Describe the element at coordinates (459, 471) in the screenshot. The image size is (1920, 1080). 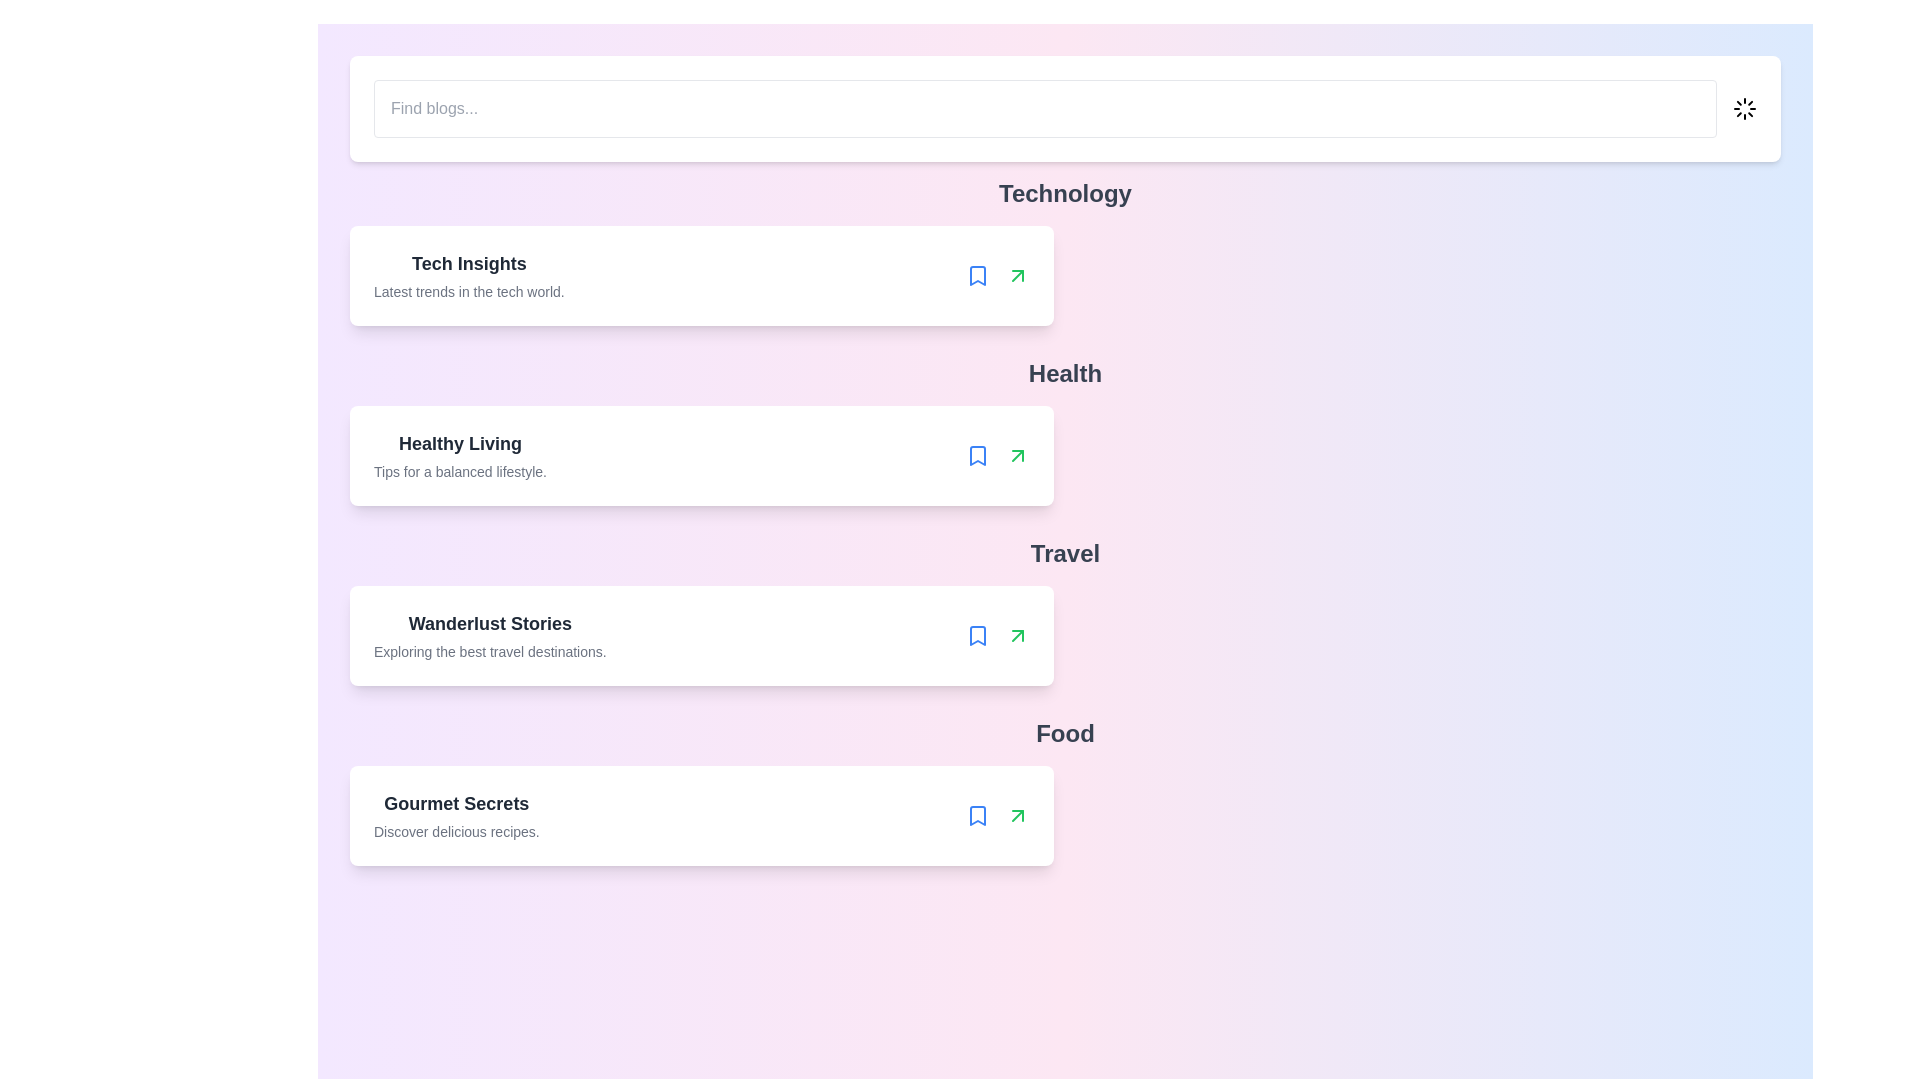
I see `the static text label providing additional descriptive information about the 'Healthy Living' section, which is located under the 'Healthy Living' text within the 'Health' category` at that location.